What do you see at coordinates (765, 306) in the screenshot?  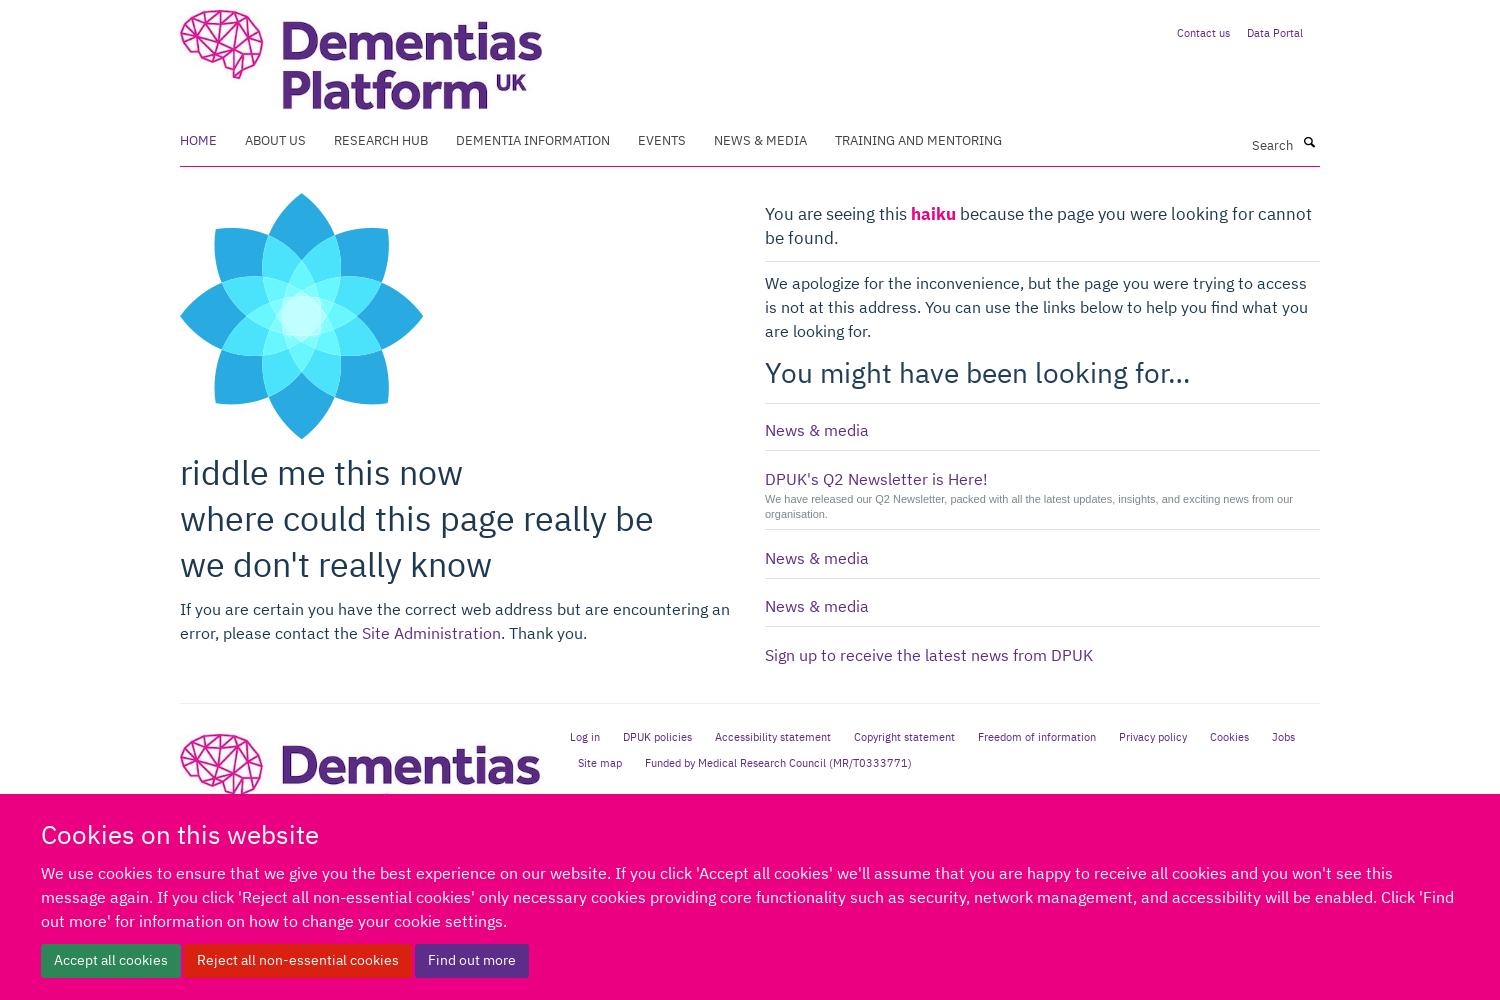 I see `'We apologize for the inconvenience, but the page you were trying to access is not at this address. You can use the links below to help you find what you are looking for.'` at bounding box center [765, 306].